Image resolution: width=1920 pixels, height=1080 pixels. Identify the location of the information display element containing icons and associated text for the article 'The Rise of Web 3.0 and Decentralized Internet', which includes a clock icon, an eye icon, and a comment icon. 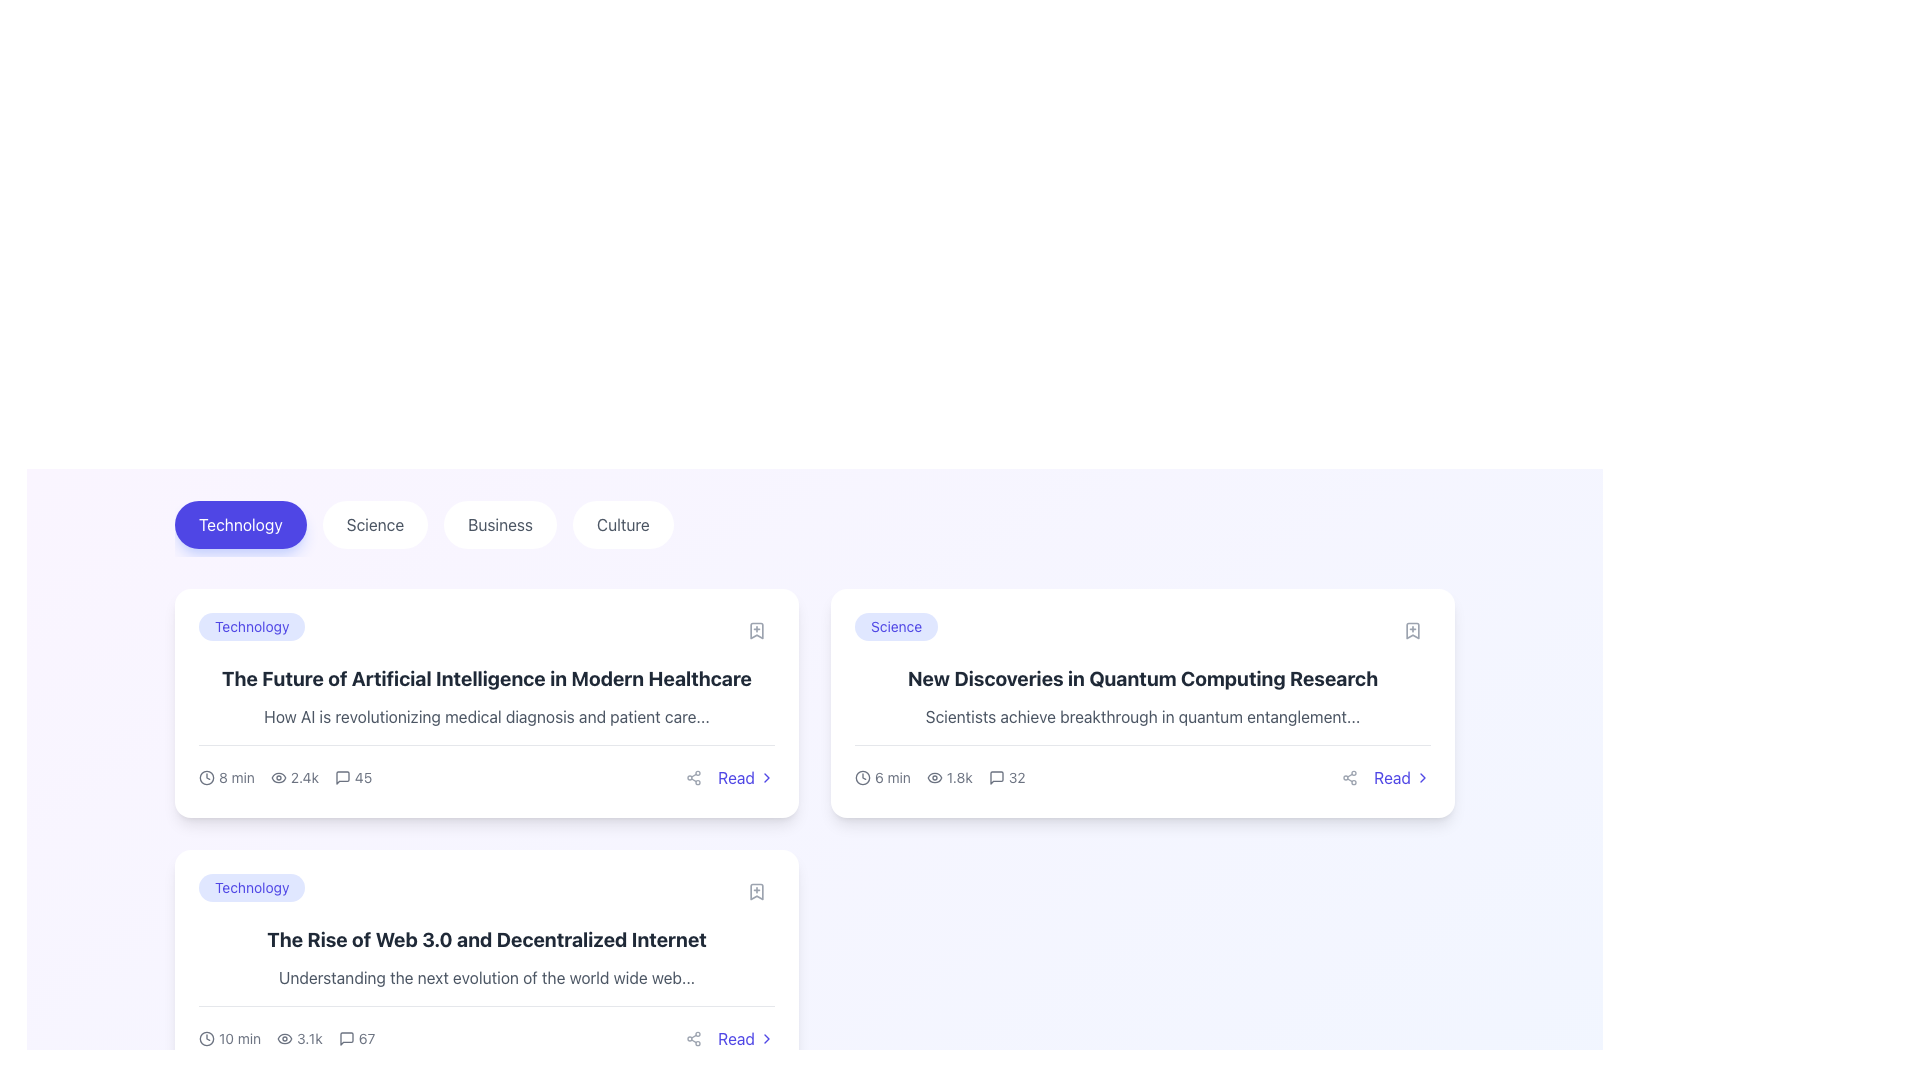
(286, 1037).